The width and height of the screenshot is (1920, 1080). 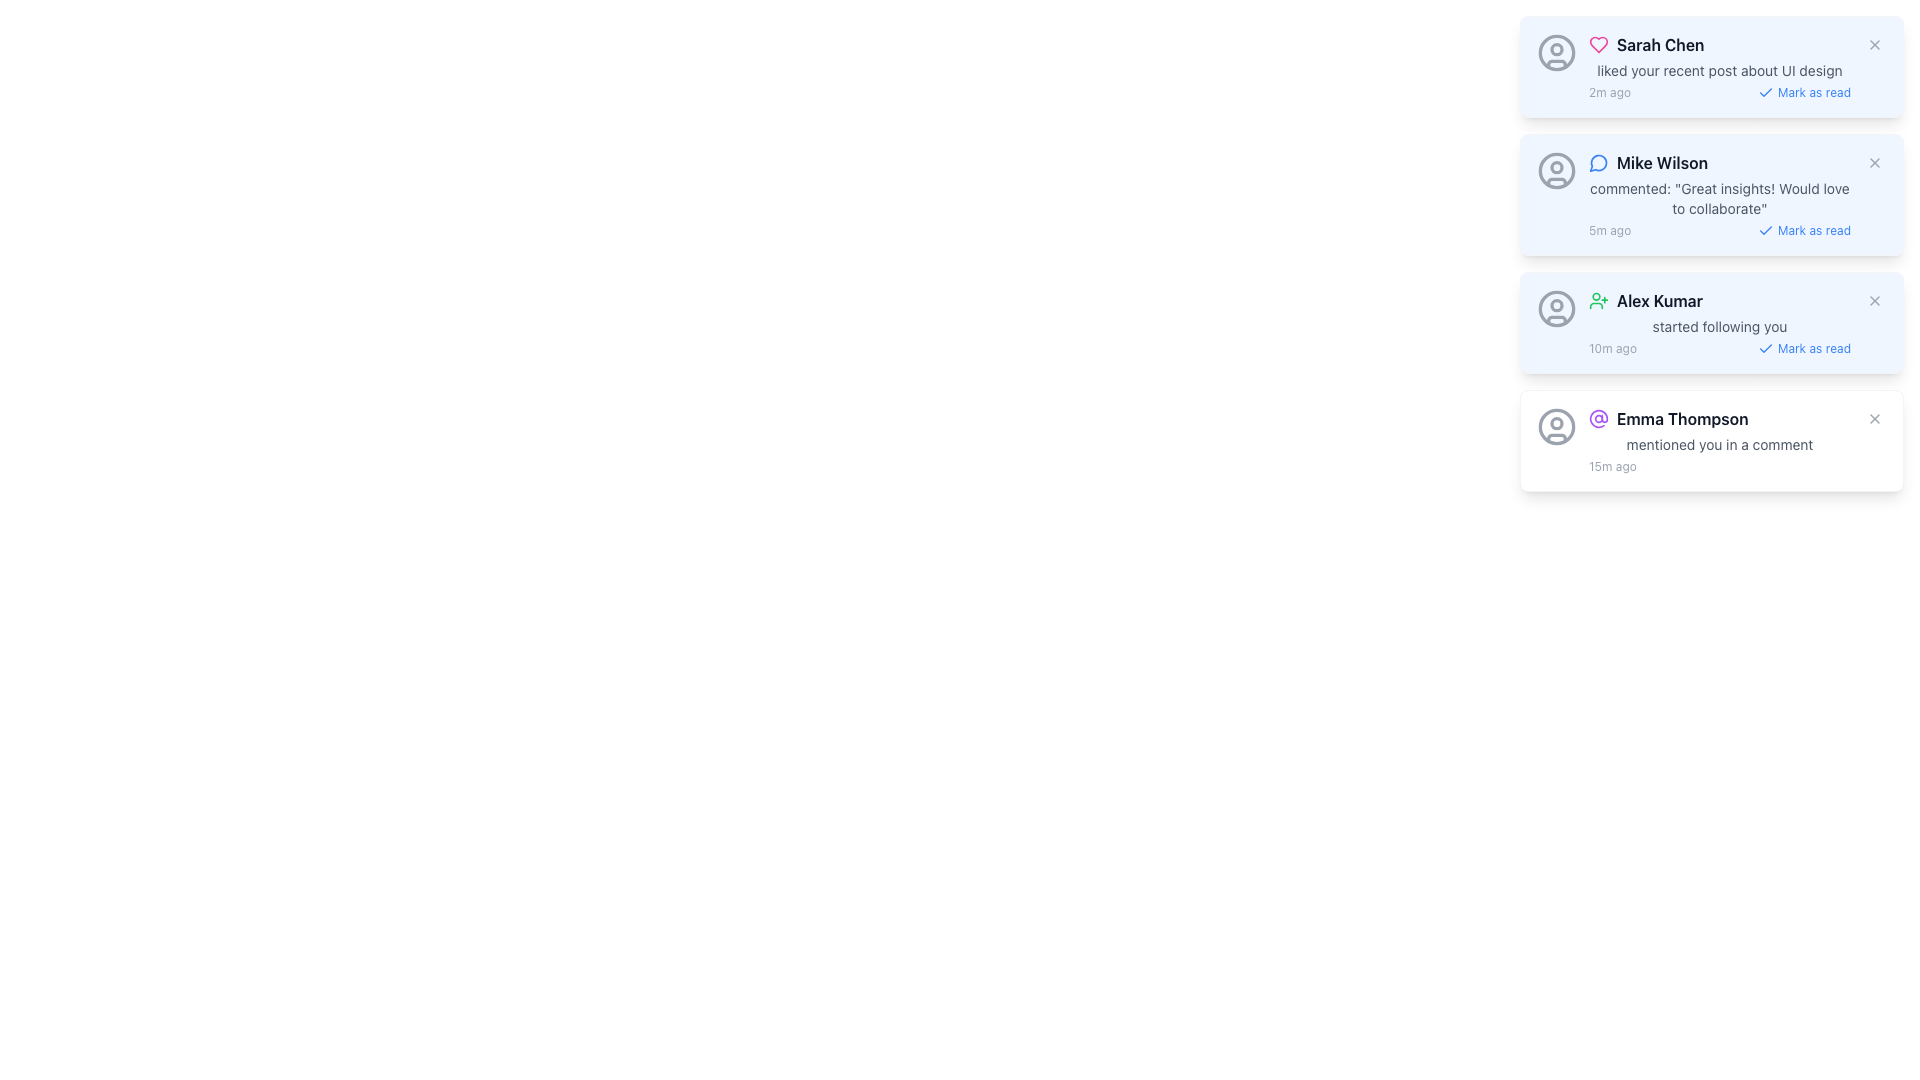 What do you see at coordinates (1662, 161) in the screenshot?
I see `the text label displaying the name 'Mike Wilson' located inside a notification card, positioned second from the top in a vertical list of similar cards, to the right of a speech bubble icon` at bounding box center [1662, 161].